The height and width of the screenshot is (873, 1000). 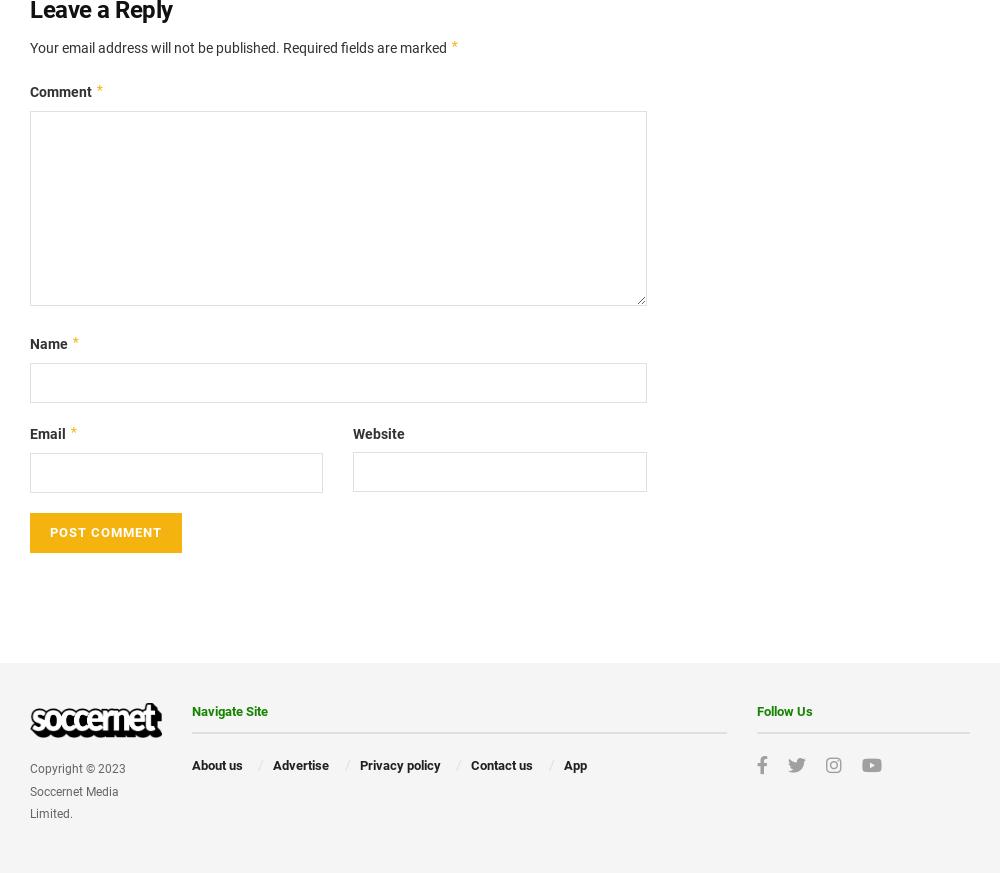 What do you see at coordinates (301, 763) in the screenshot?
I see `'Advertise'` at bounding box center [301, 763].